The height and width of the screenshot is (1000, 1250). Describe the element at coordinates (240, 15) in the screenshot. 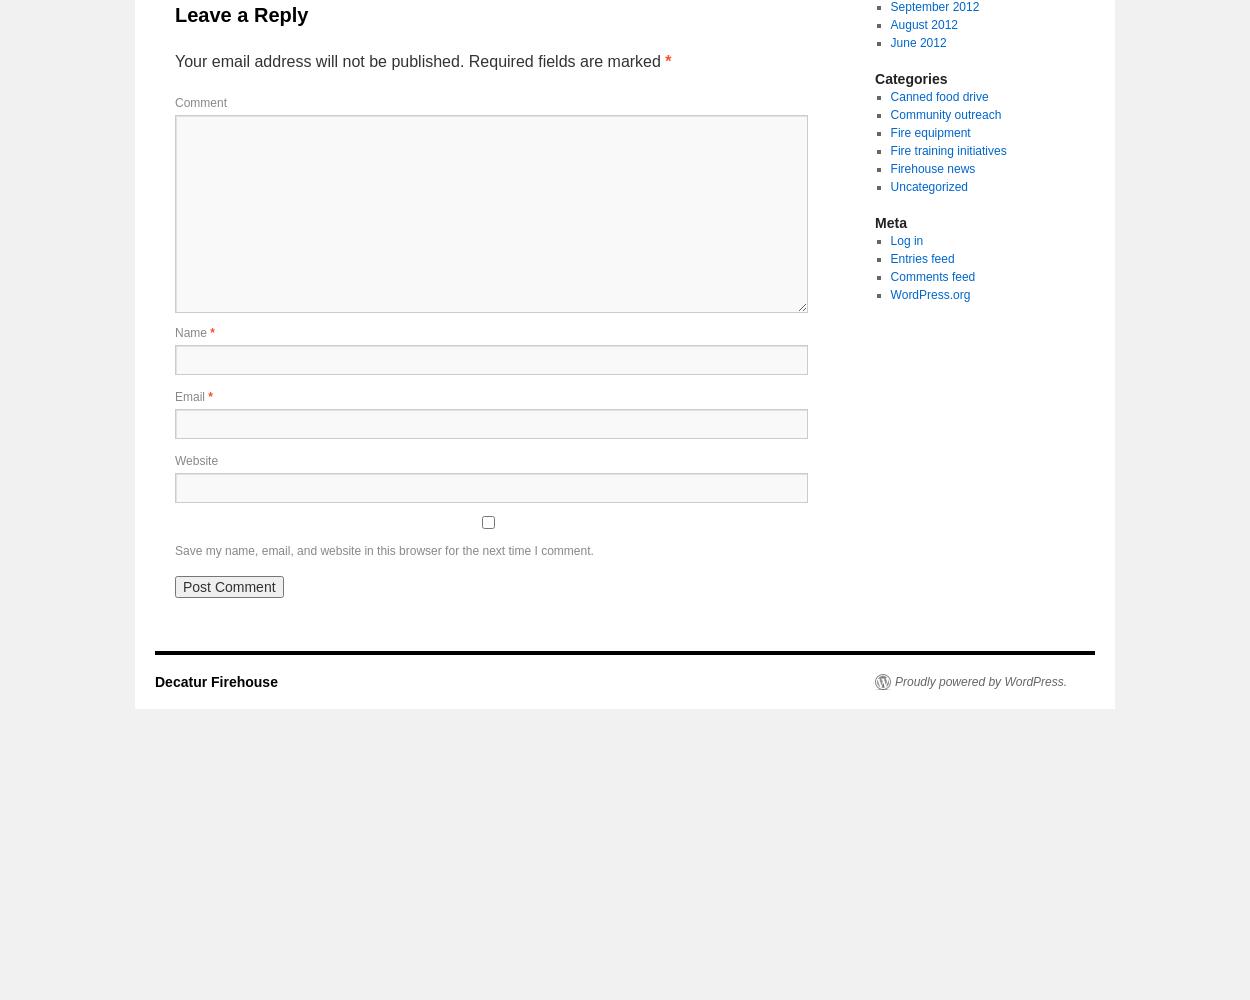

I see `'Leave a Reply'` at that location.